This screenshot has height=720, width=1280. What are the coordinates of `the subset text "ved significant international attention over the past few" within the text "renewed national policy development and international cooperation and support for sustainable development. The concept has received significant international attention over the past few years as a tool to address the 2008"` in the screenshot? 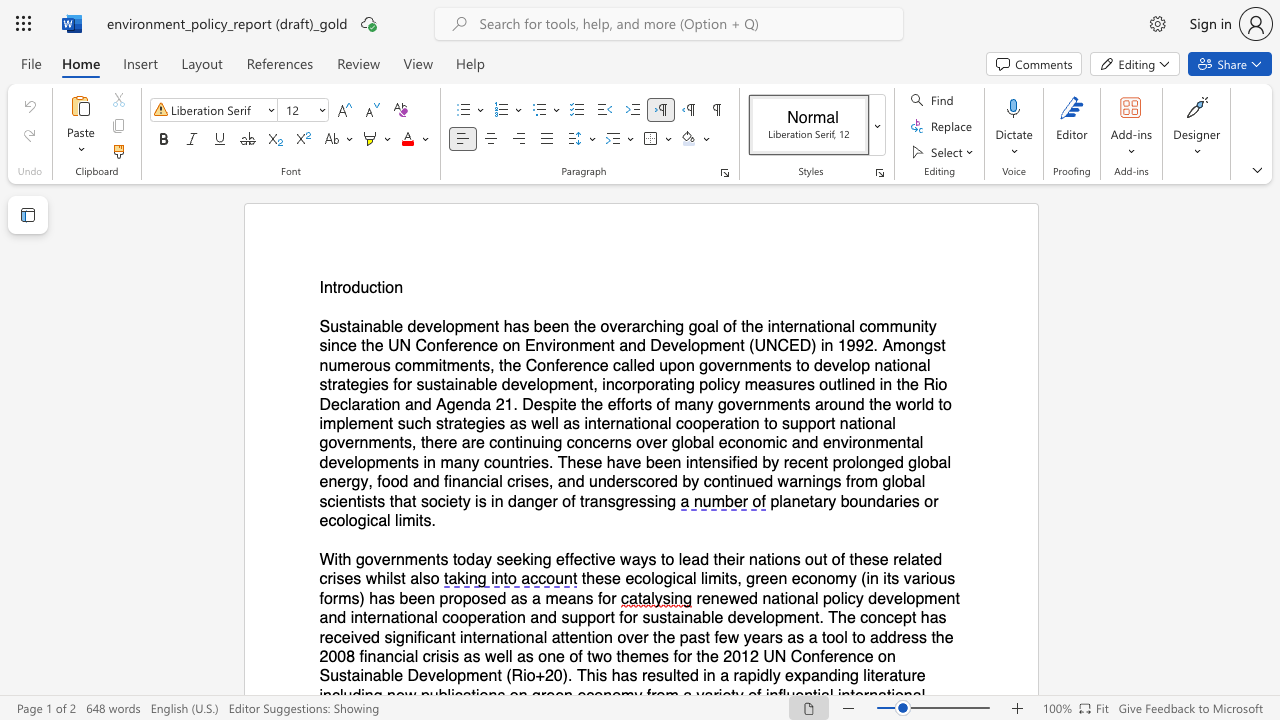 It's located at (354, 637).